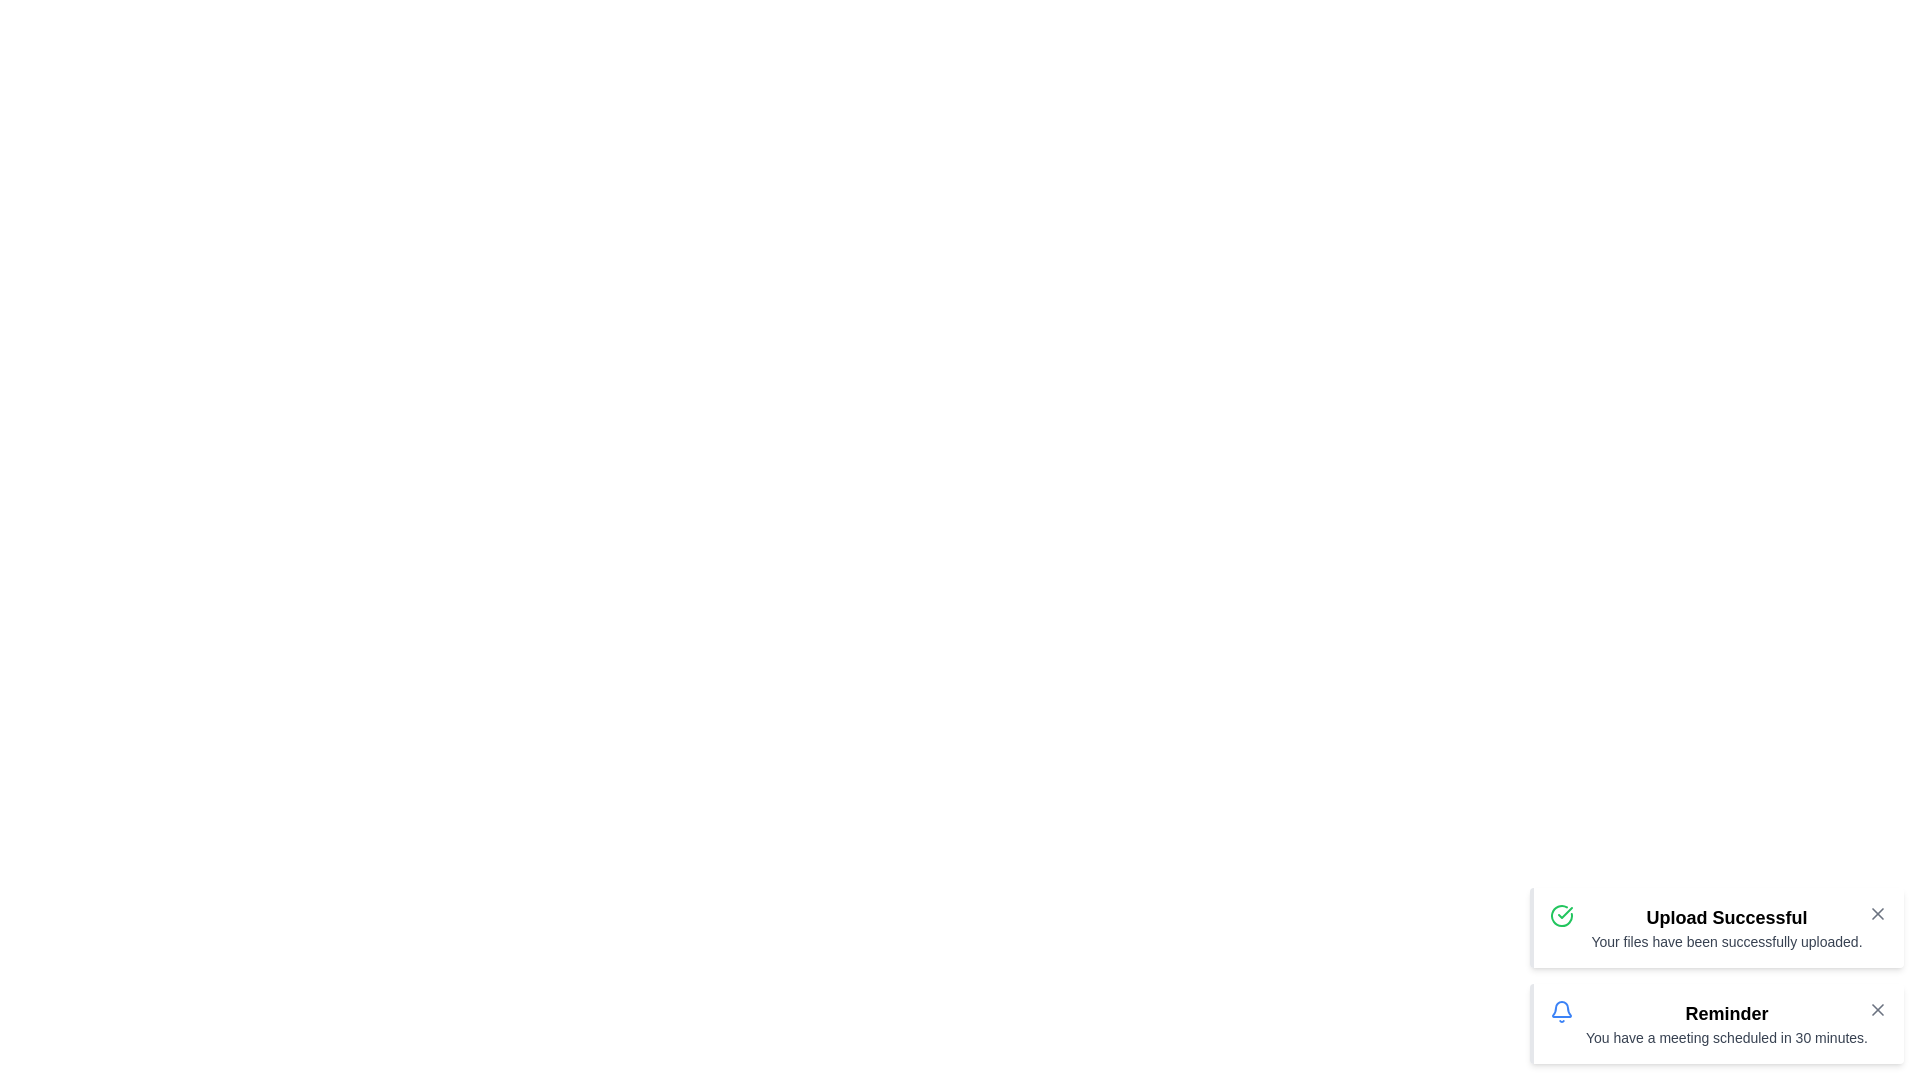 The width and height of the screenshot is (1920, 1080). Describe the element at coordinates (1715, 974) in the screenshot. I see `the notification list vertically by -446 pixels` at that location.